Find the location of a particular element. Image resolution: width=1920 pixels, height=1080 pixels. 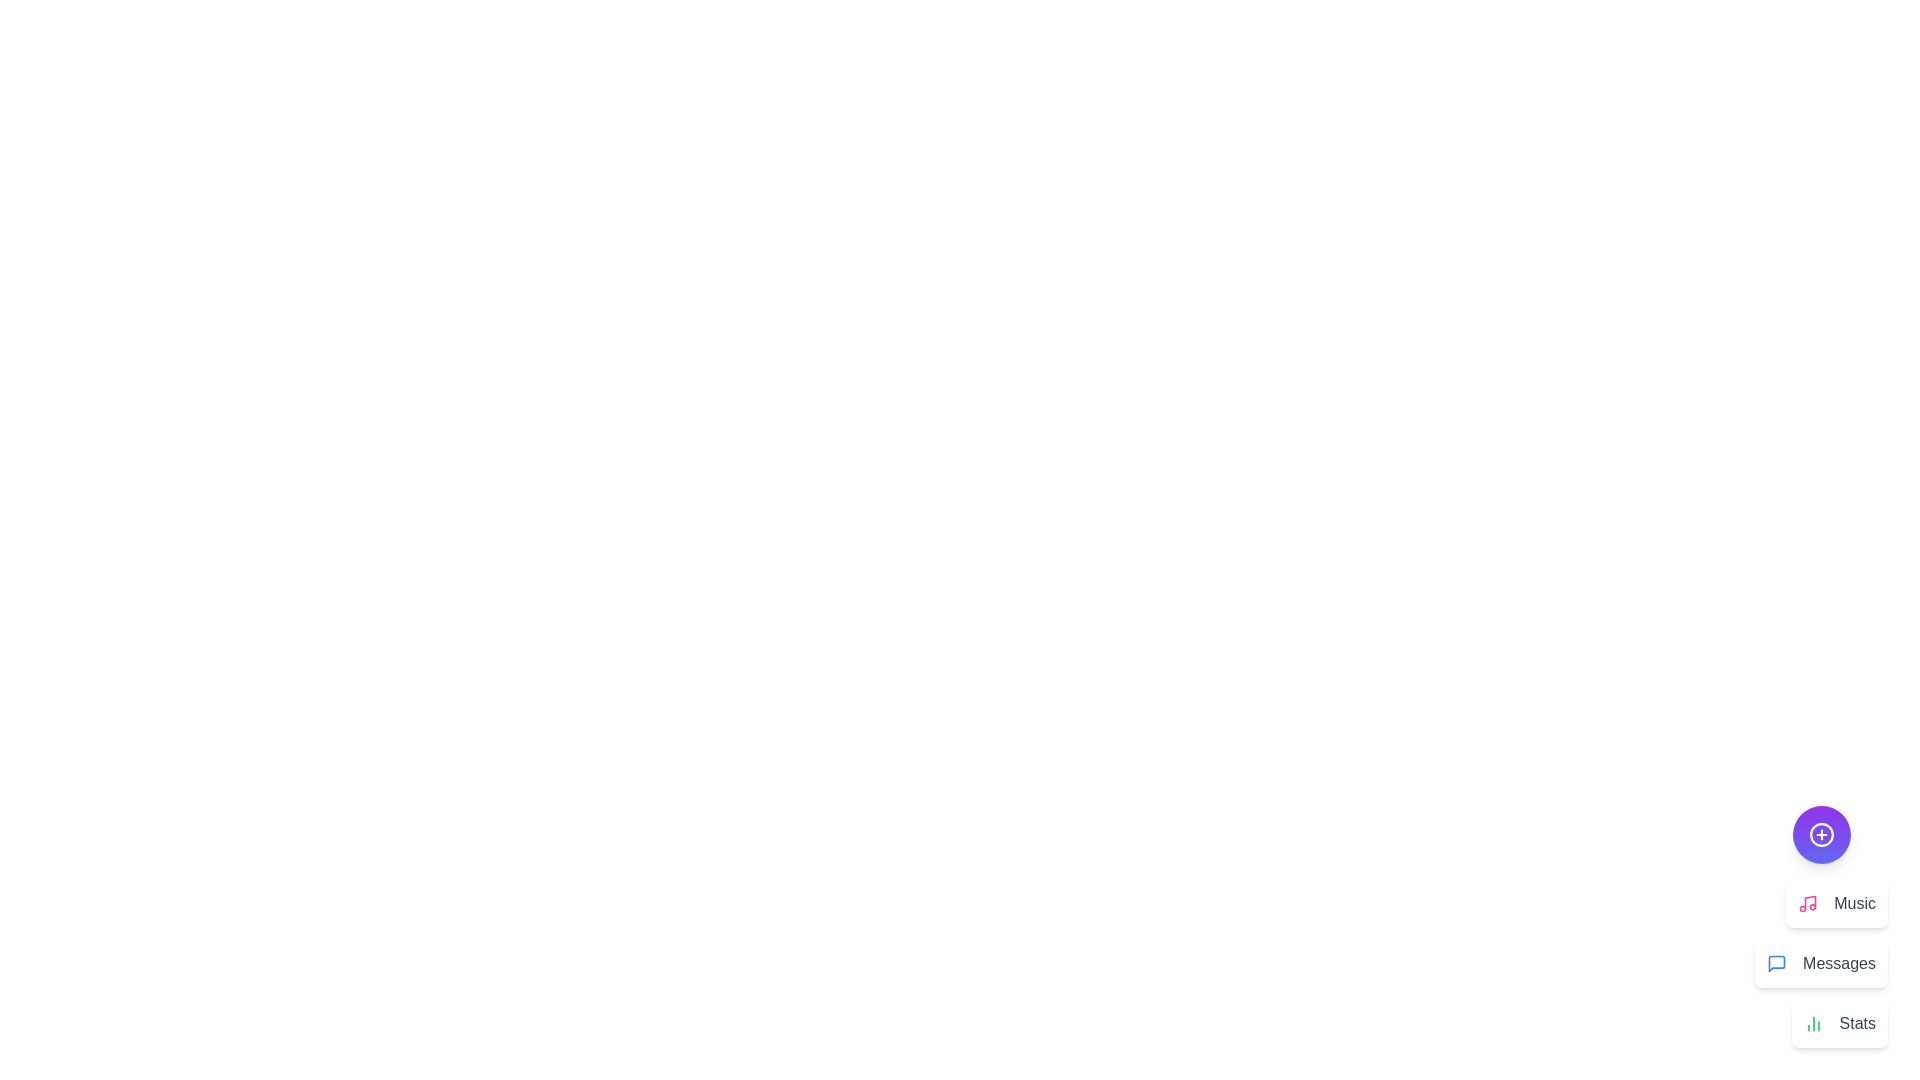

the purple circular button to toggle the menu's visibility is located at coordinates (1820, 834).